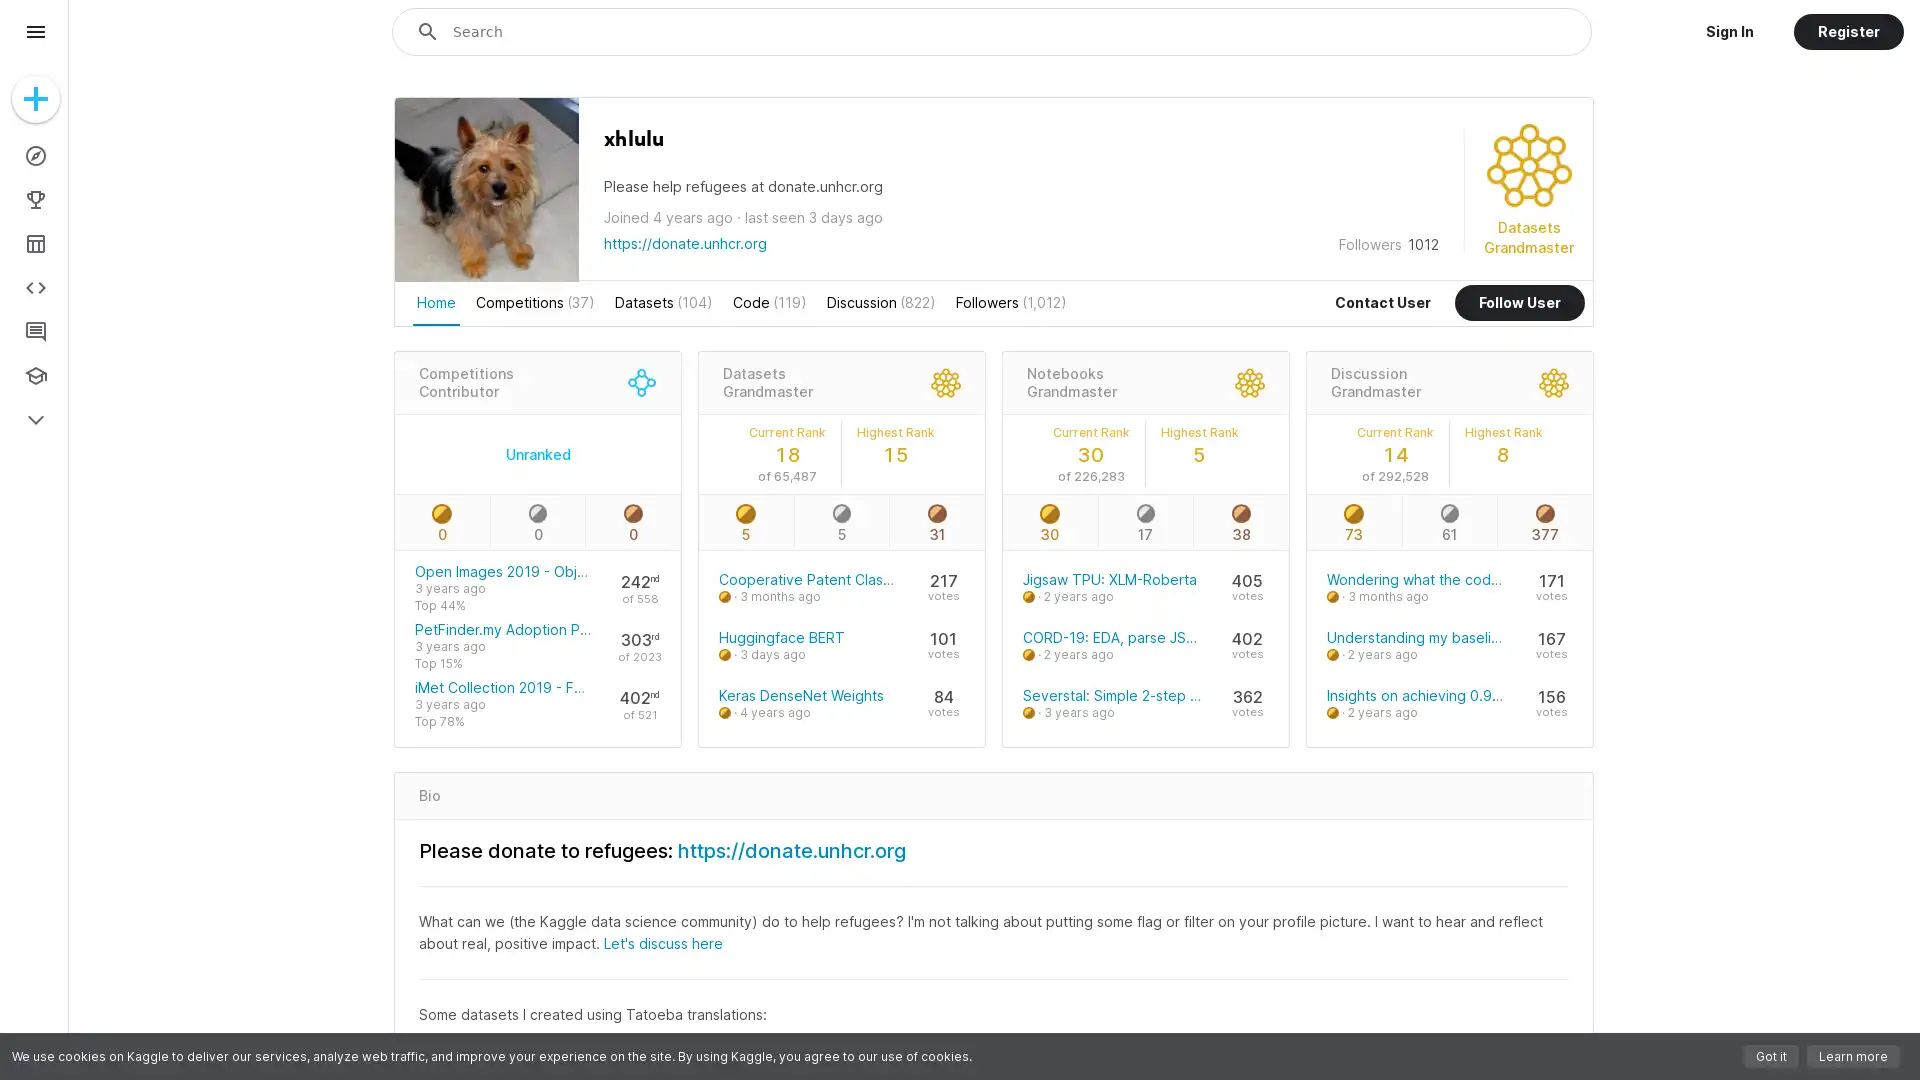  What do you see at coordinates (1847, 31) in the screenshot?
I see `Register` at bounding box center [1847, 31].